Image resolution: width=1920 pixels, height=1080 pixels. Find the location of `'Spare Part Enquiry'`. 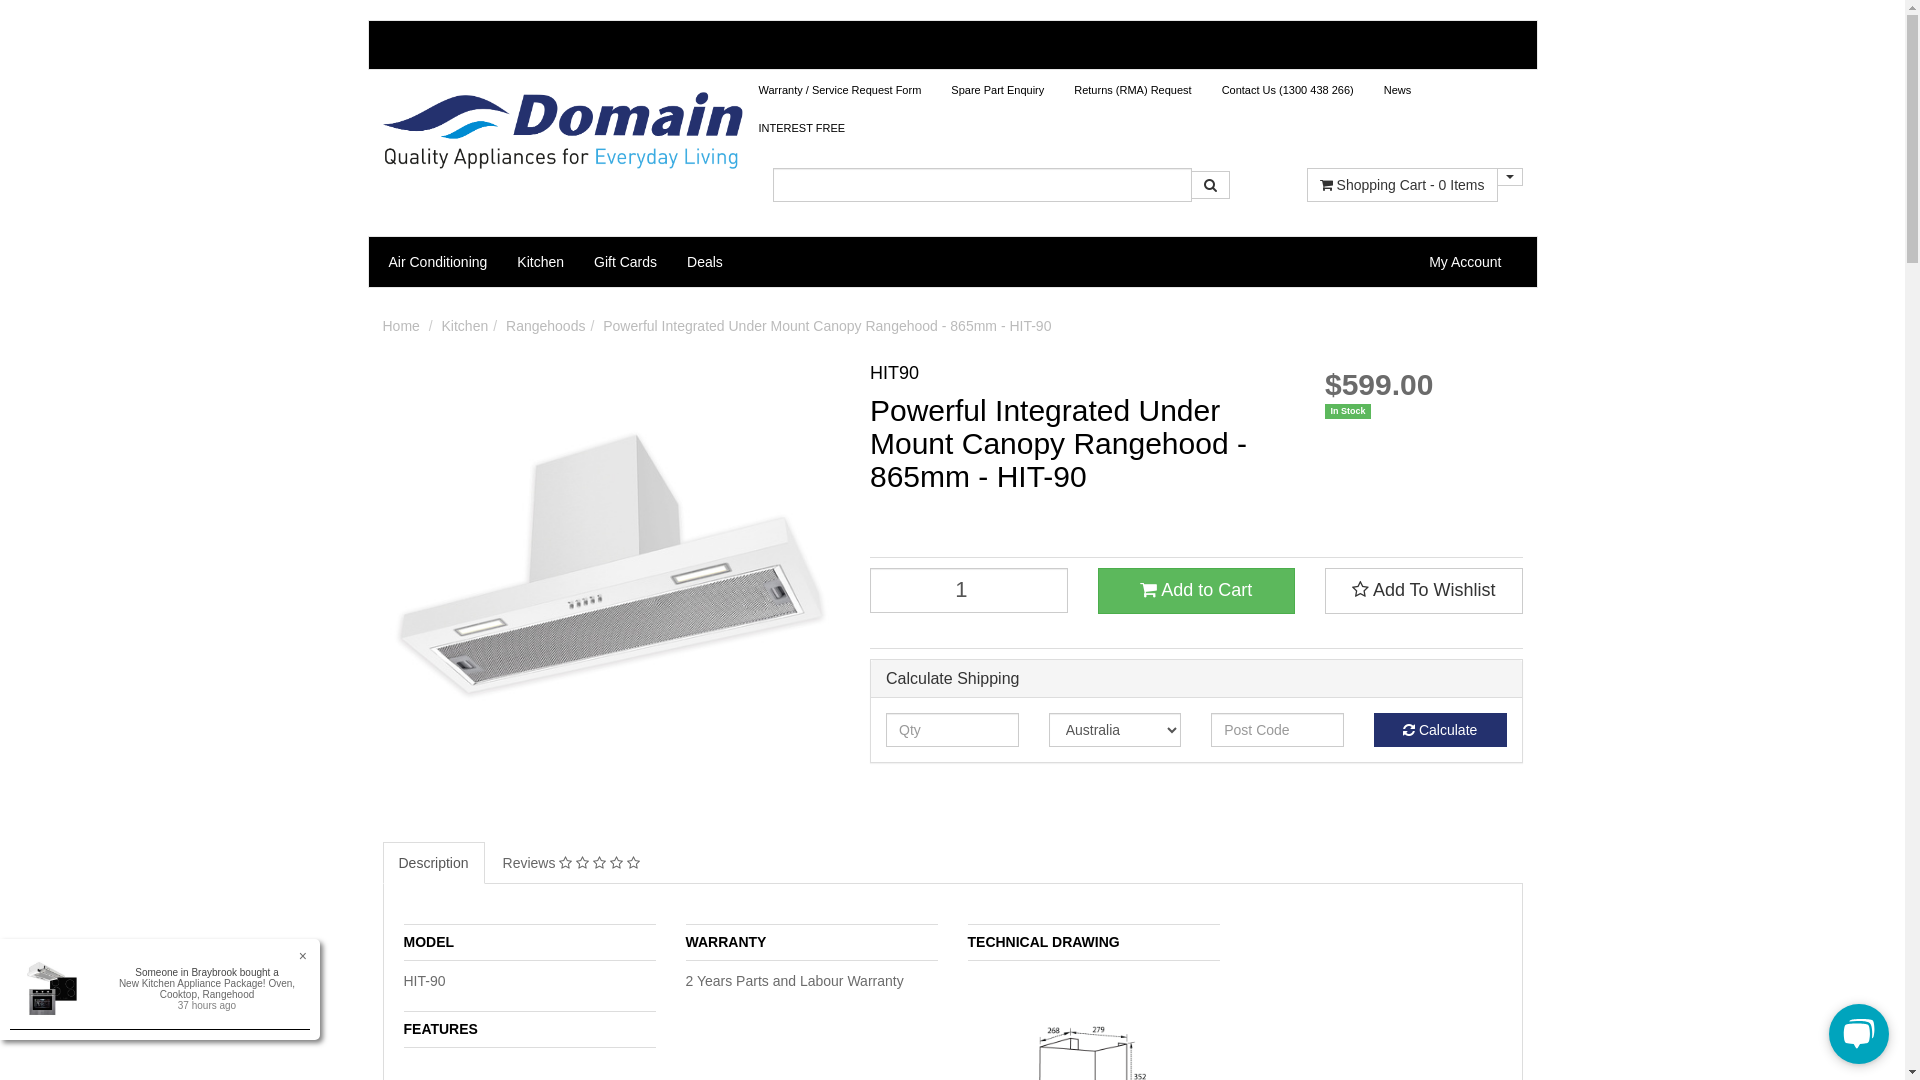

'Spare Part Enquiry' is located at coordinates (935, 88).